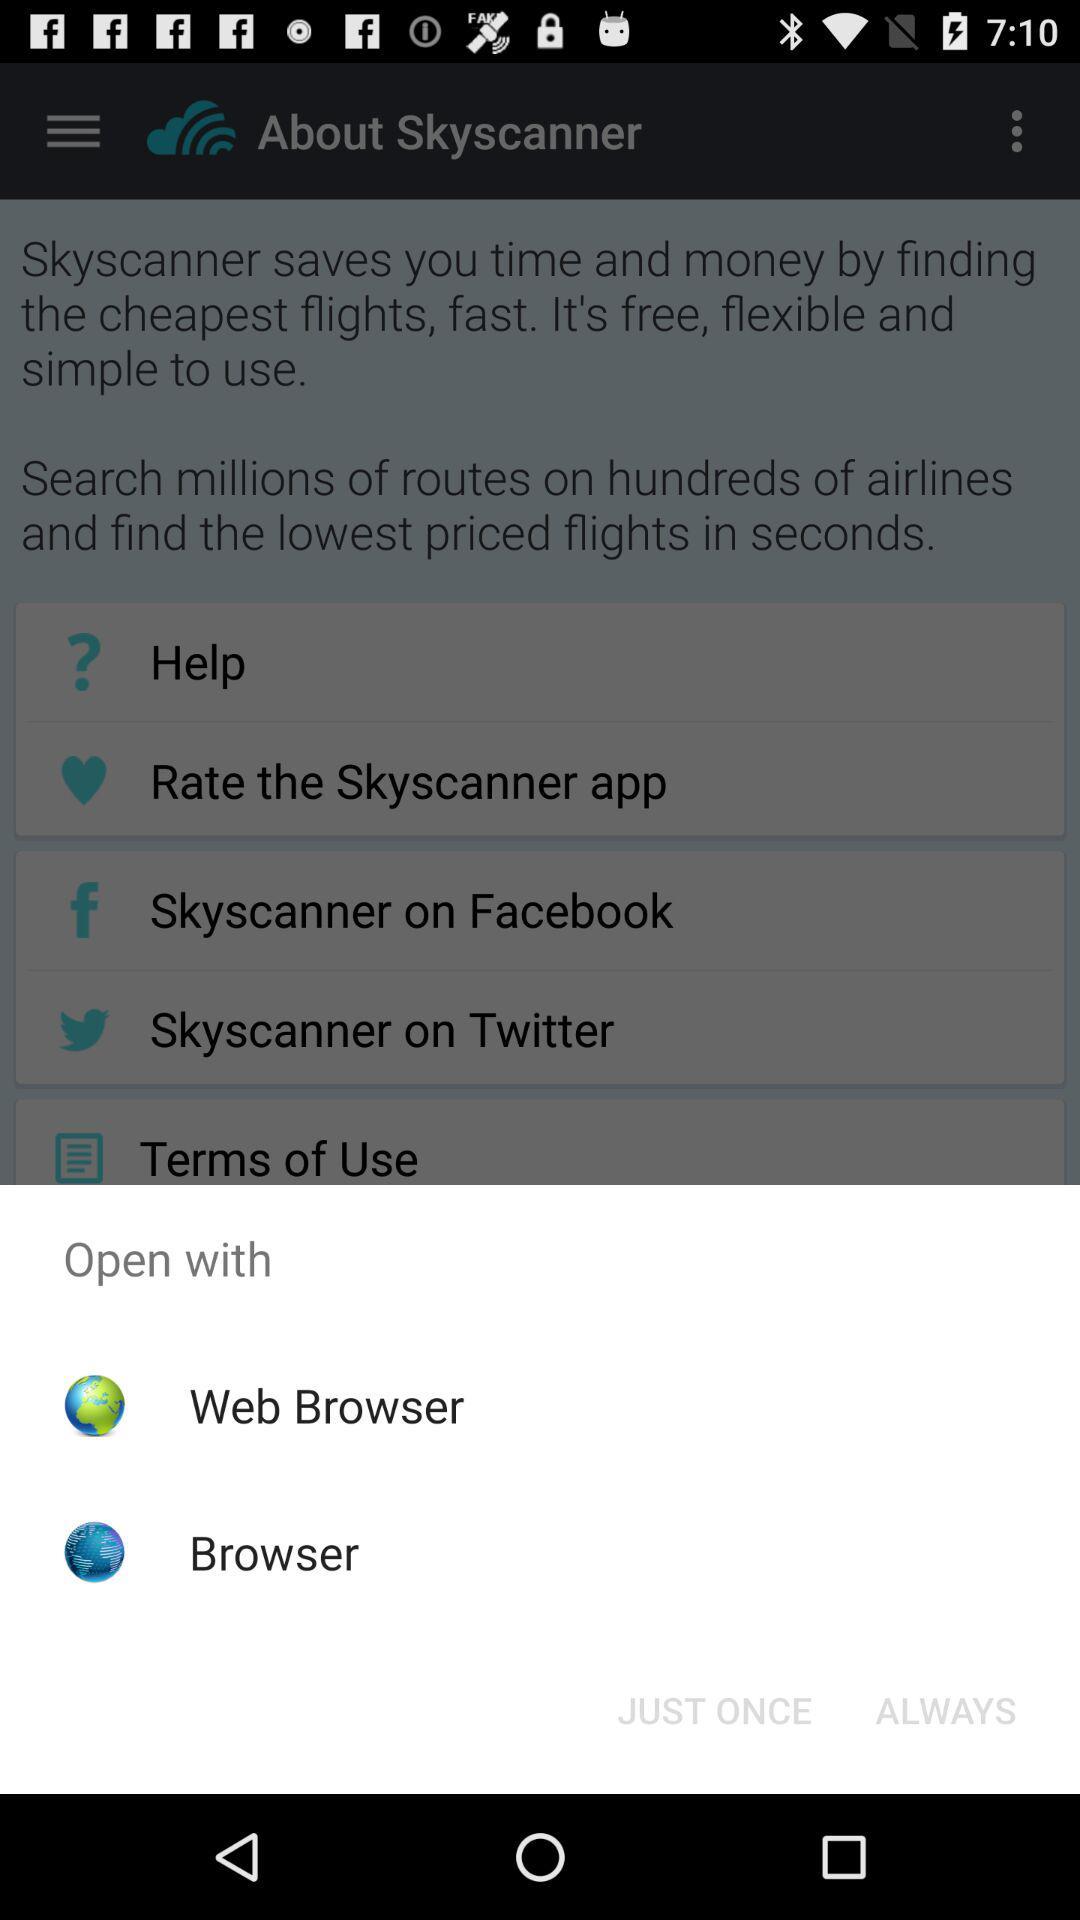 Image resolution: width=1080 pixels, height=1920 pixels. What do you see at coordinates (325, 1404) in the screenshot?
I see `the item above browser icon` at bounding box center [325, 1404].